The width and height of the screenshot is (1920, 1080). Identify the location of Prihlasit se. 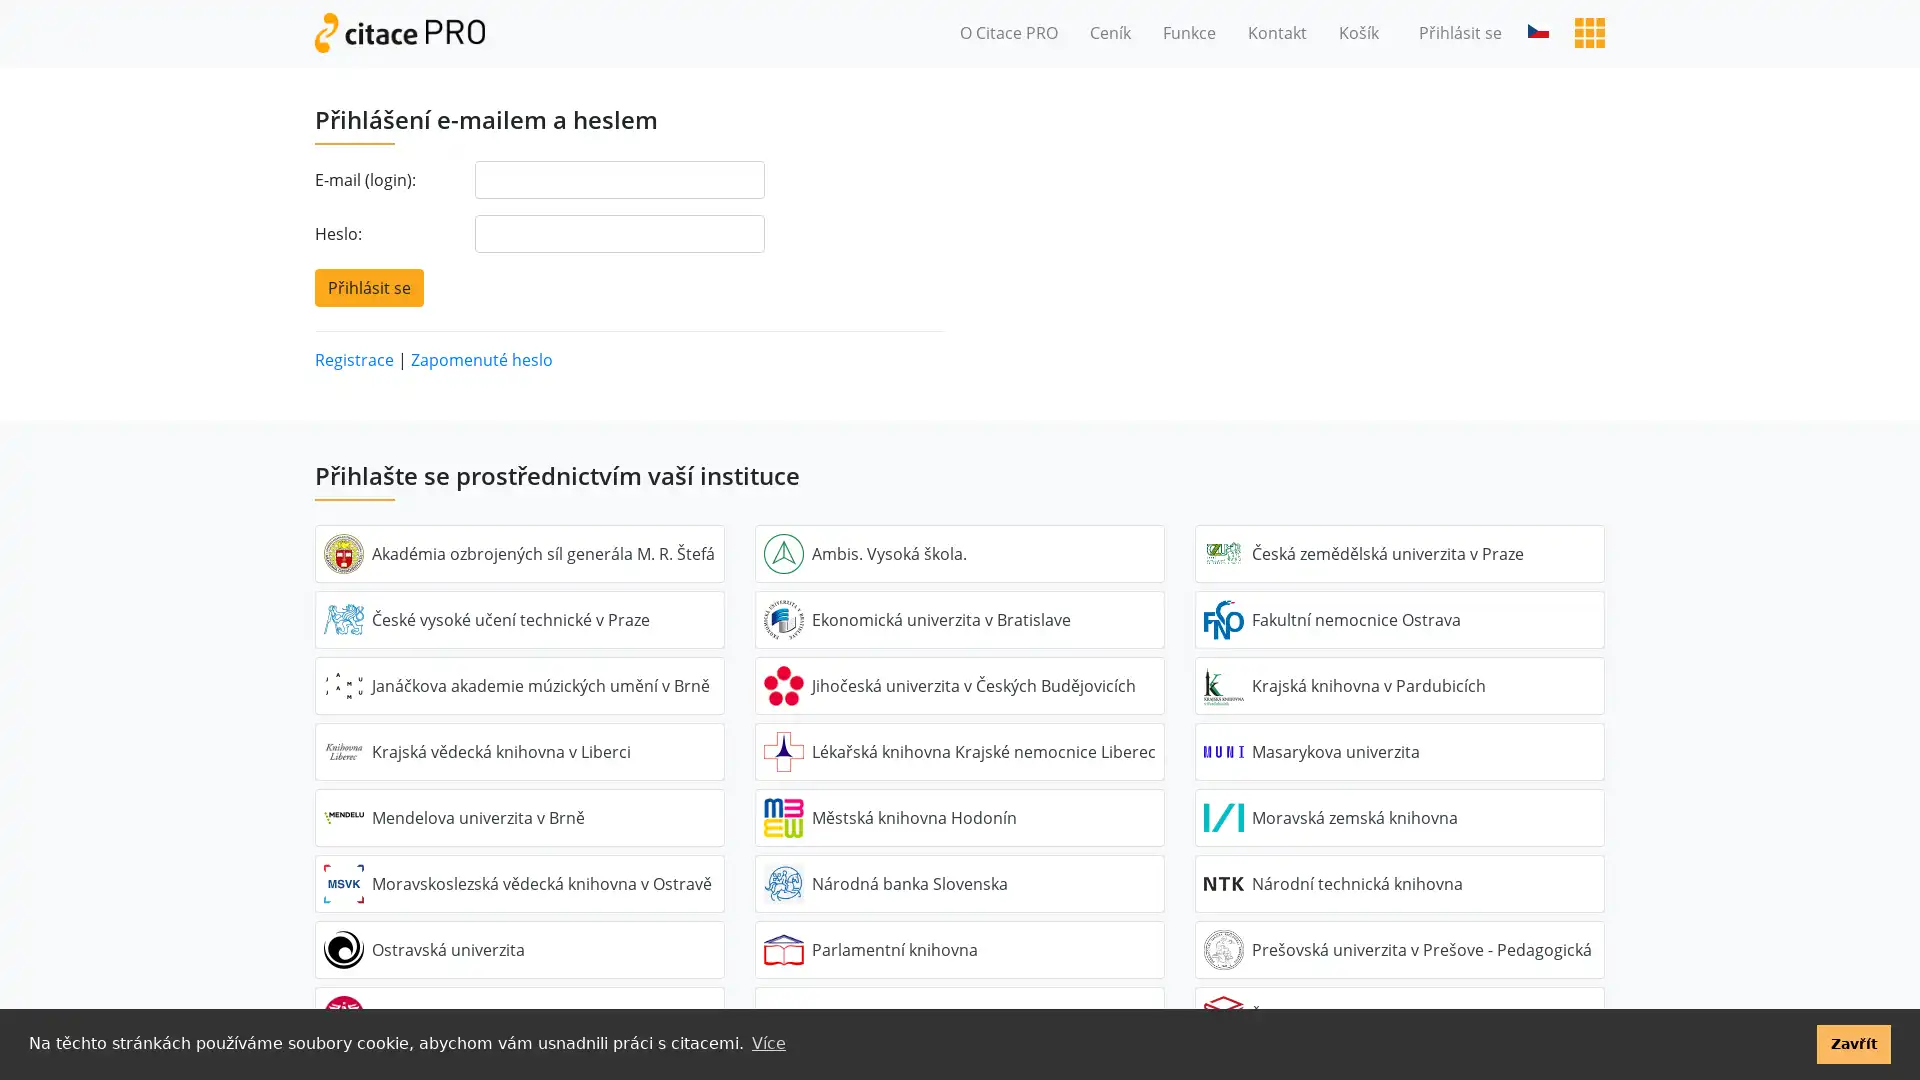
(369, 286).